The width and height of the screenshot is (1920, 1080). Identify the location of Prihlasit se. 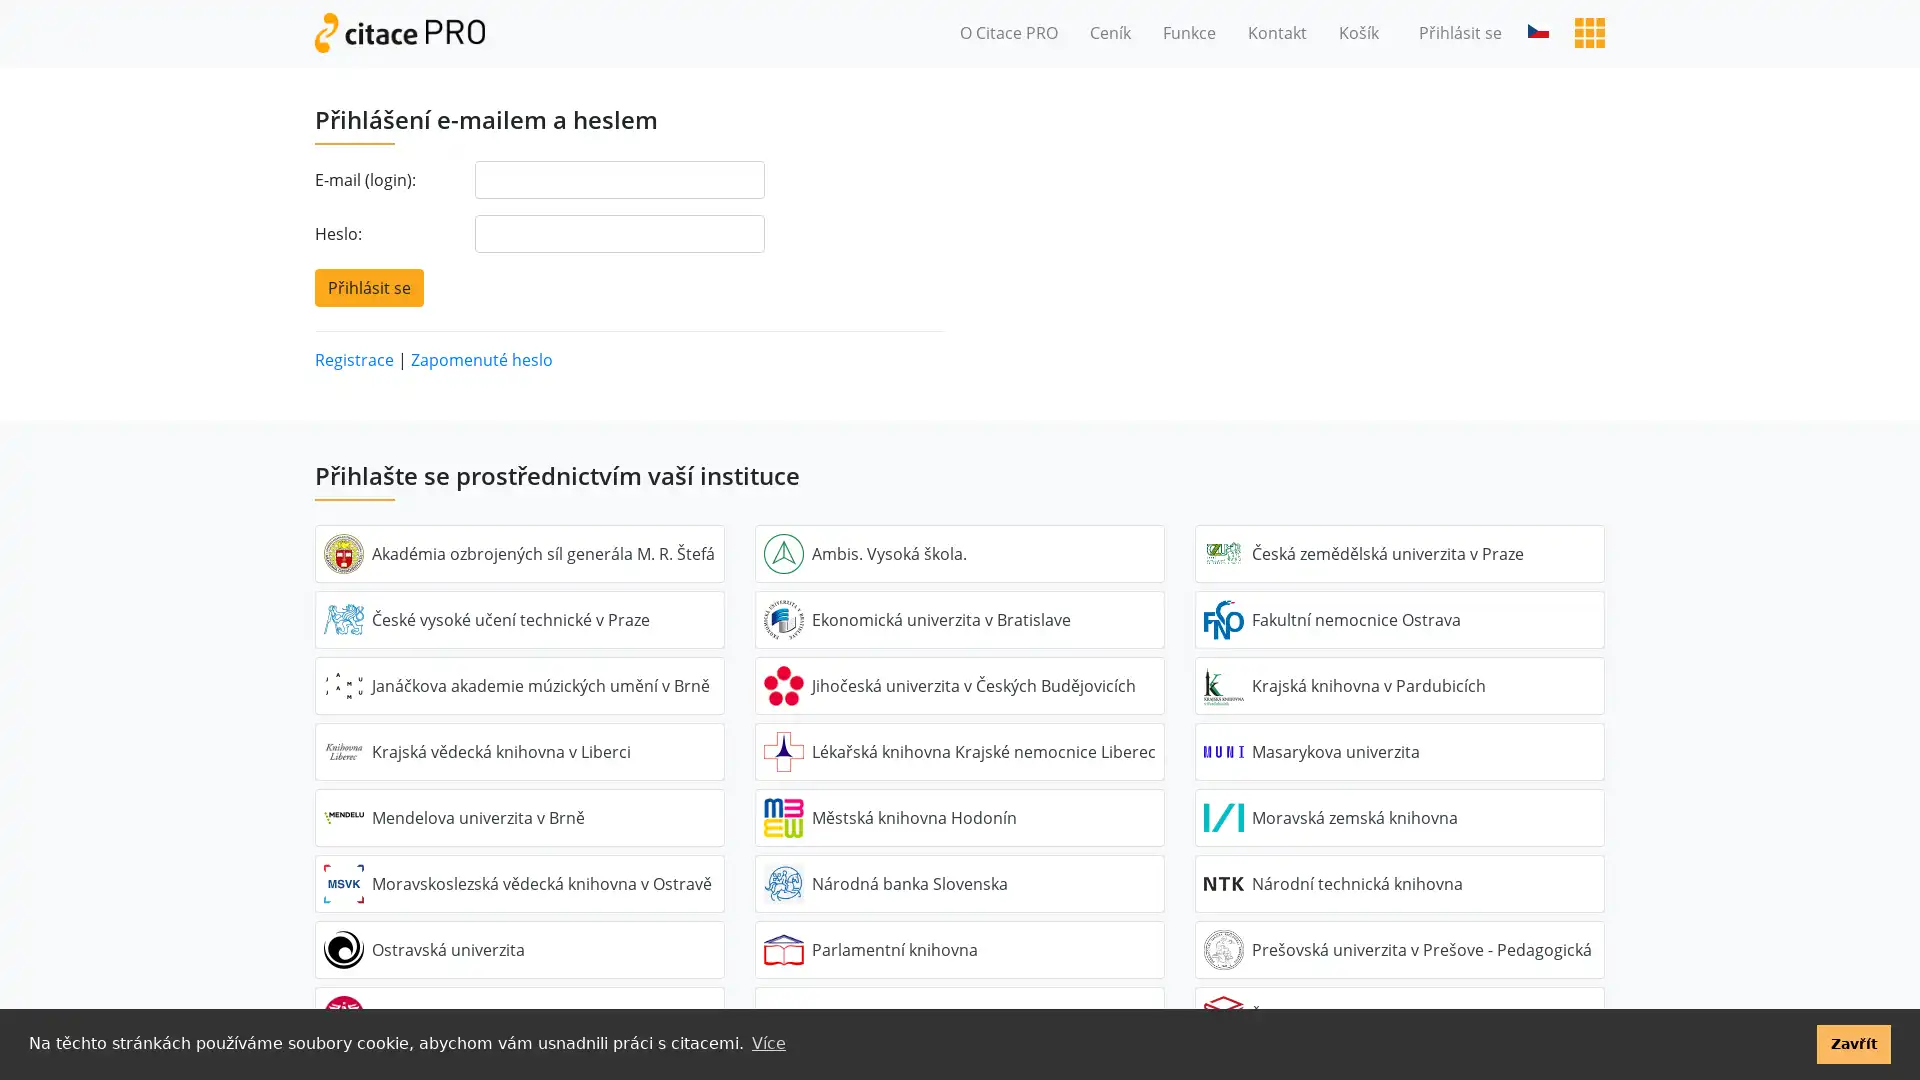
(369, 286).